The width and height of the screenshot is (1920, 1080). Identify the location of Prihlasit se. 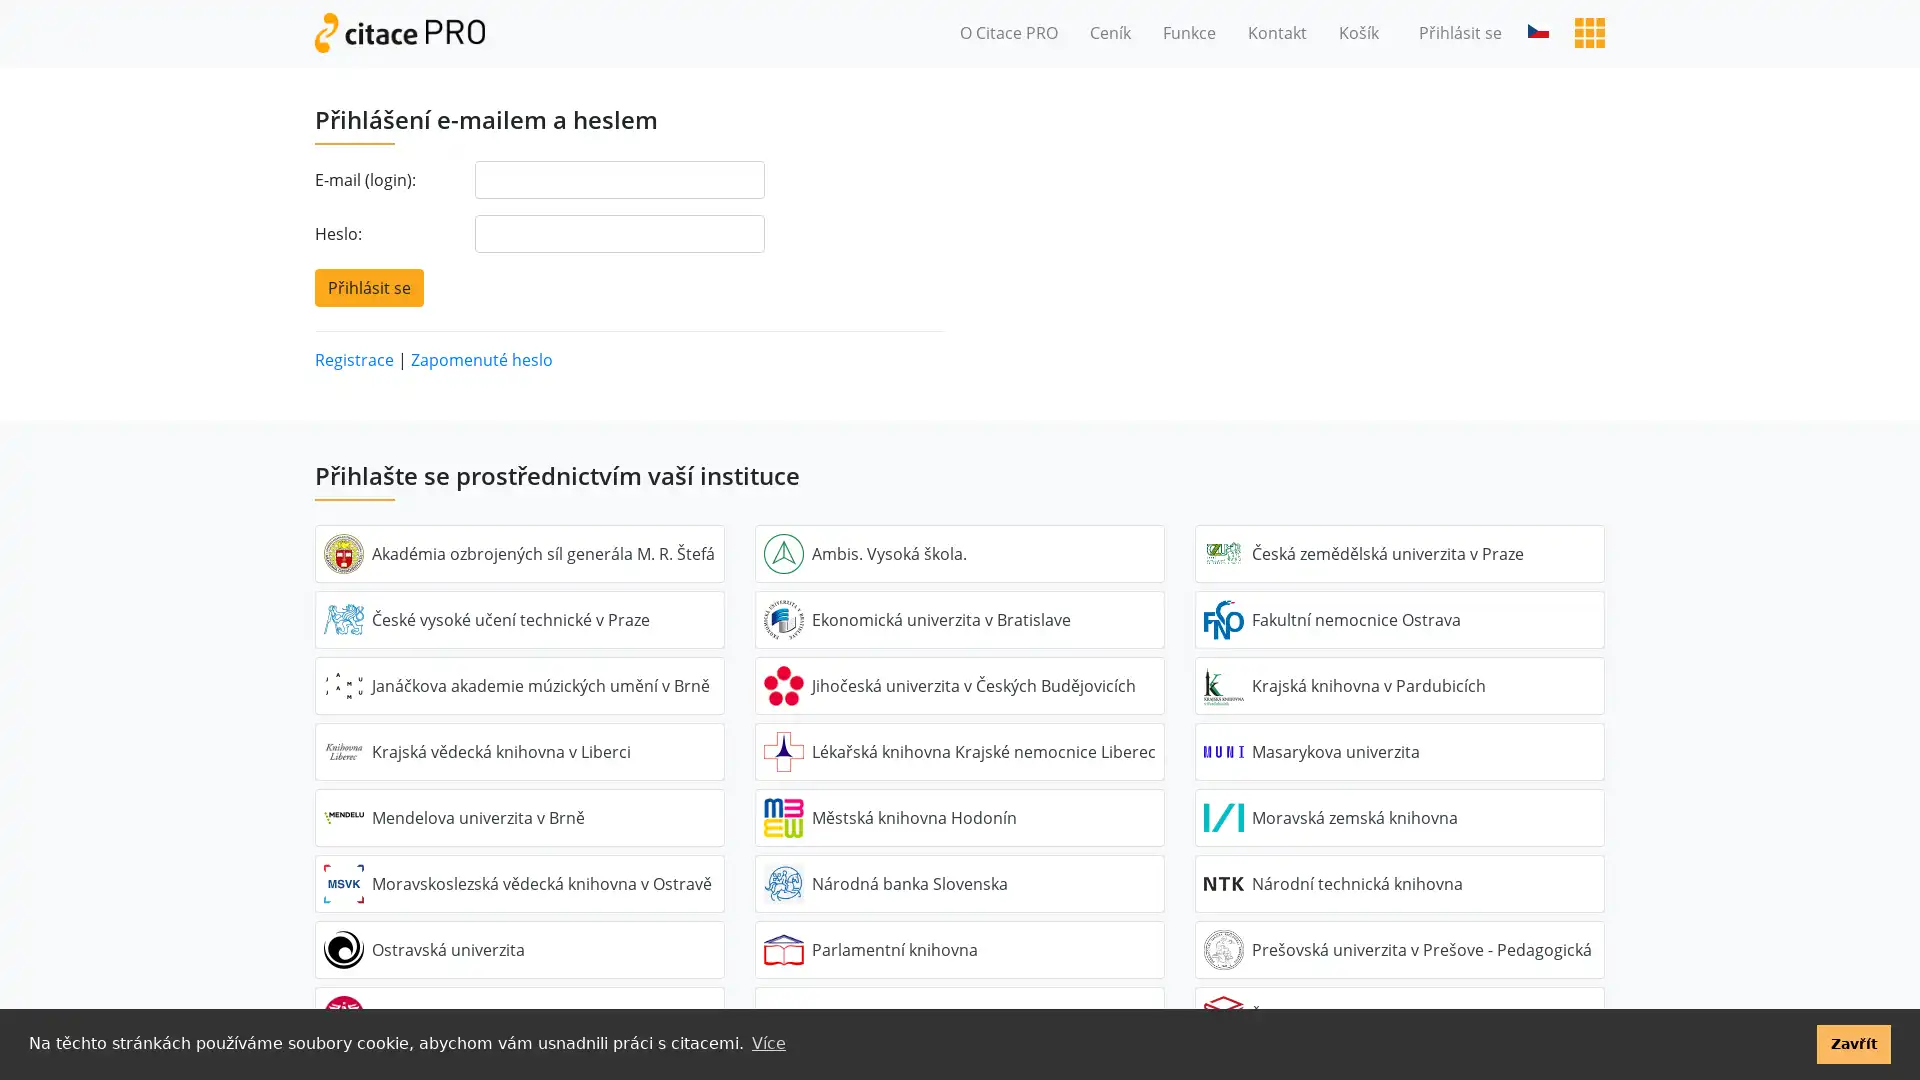
(369, 286).